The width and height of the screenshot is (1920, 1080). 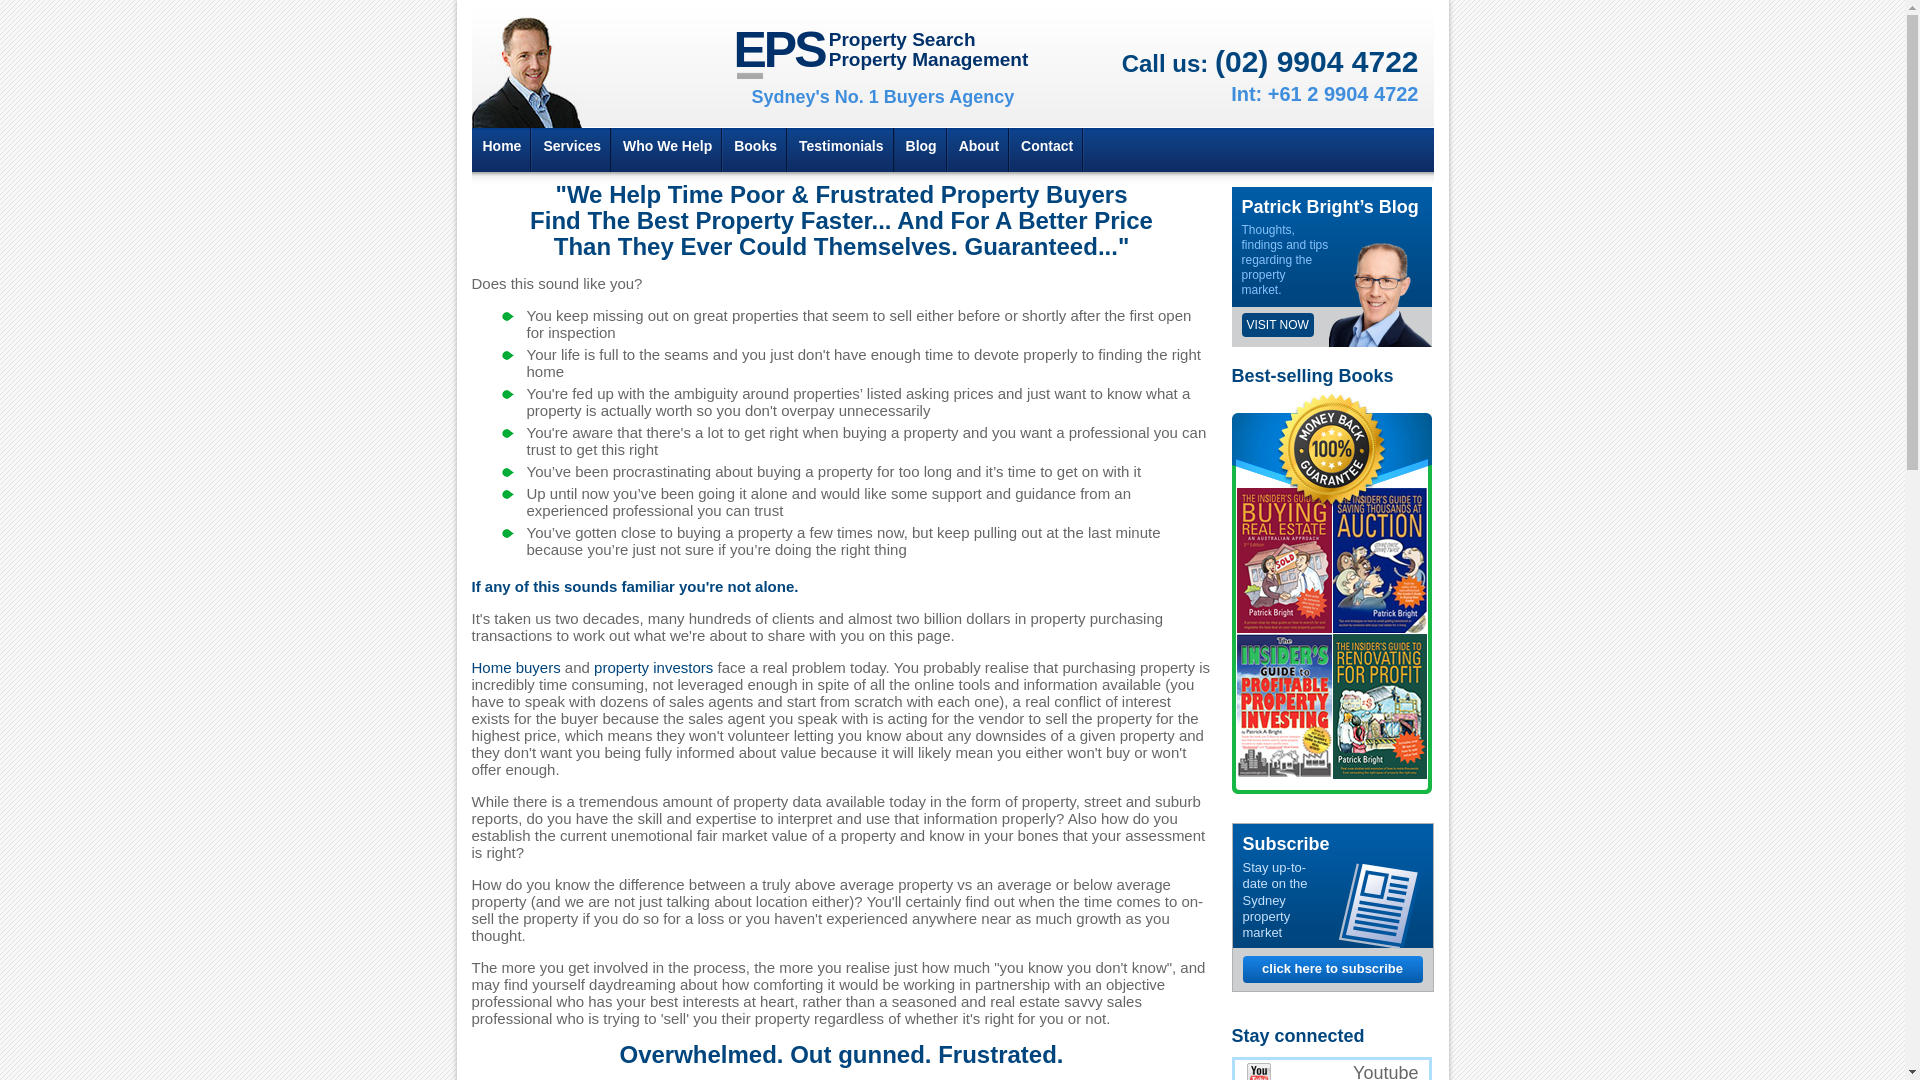 What do you see at coordinates (979, 149) in the screenshot?
I see `'About'` at bounding box center [979, 149].